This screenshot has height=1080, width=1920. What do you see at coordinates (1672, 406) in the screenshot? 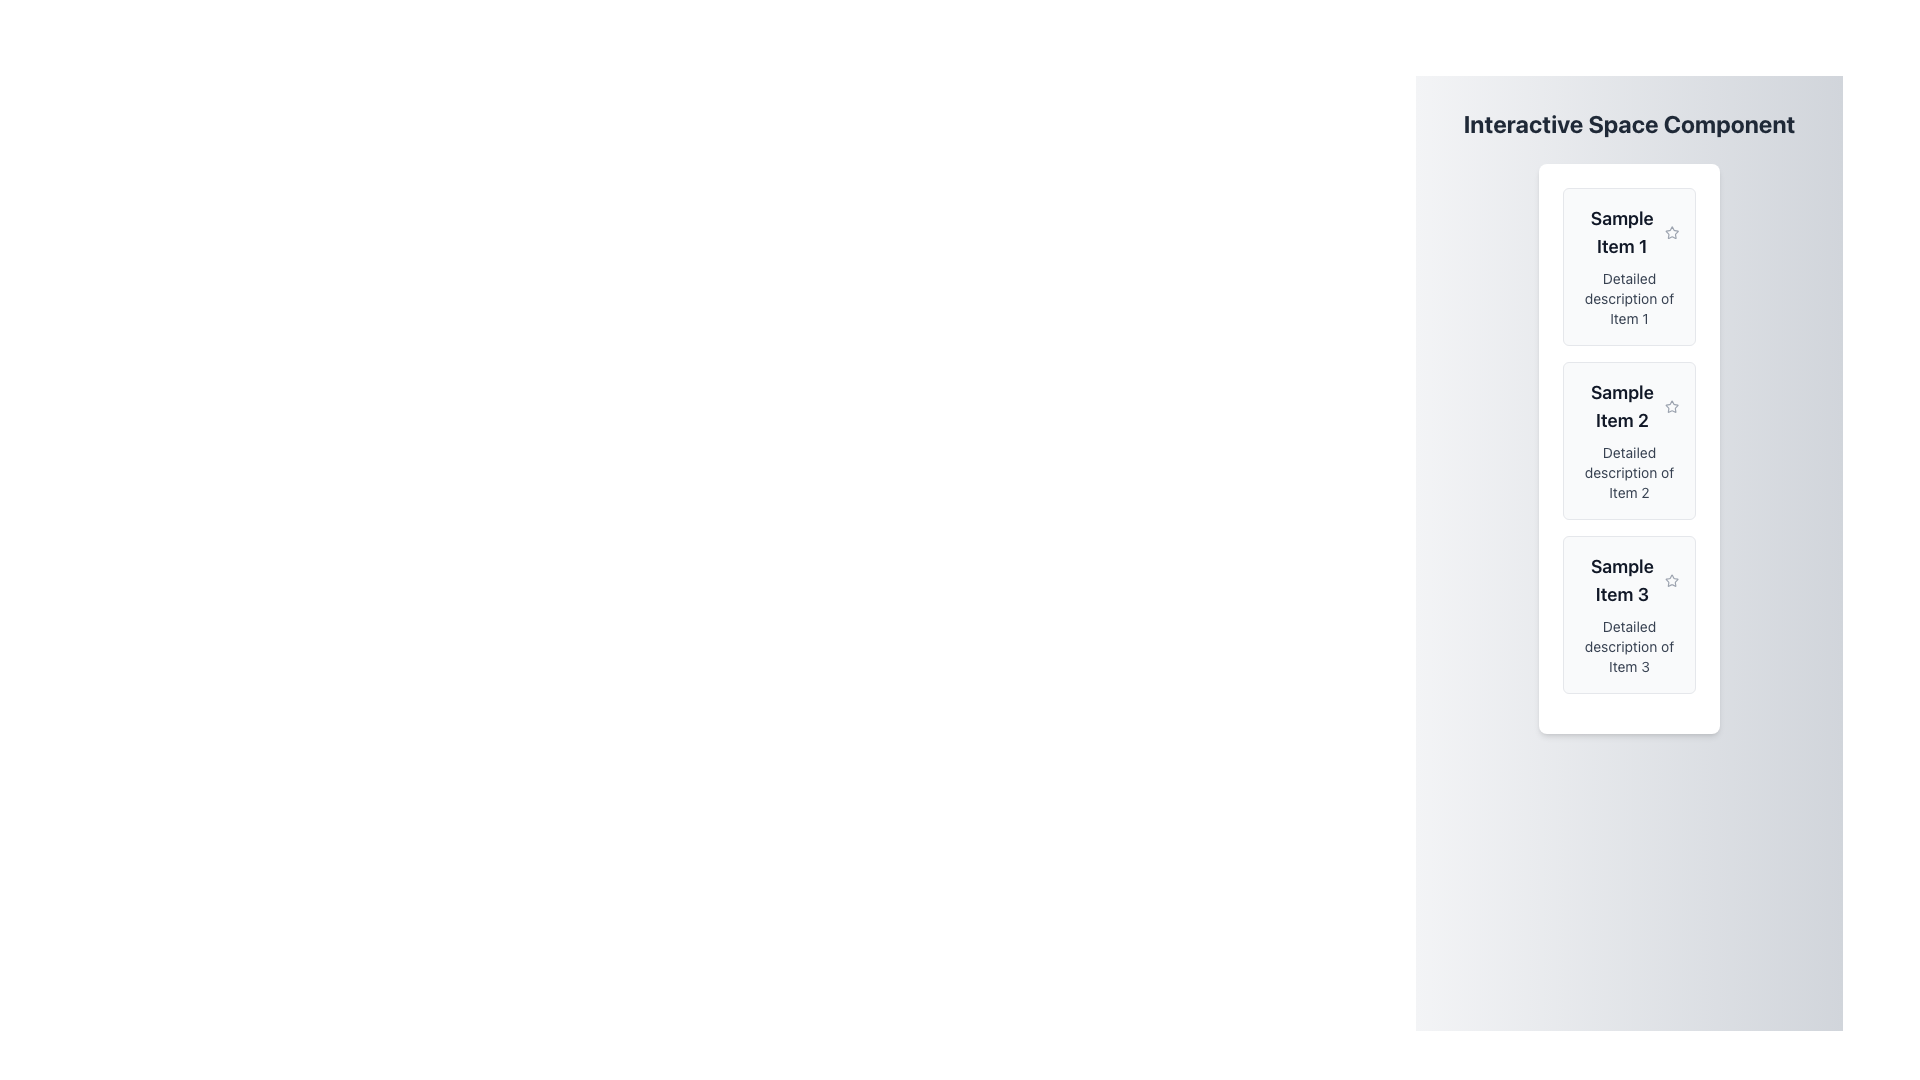
I see `the star icon located at the top-right corner of the card for 'Sample Item 2'` at bounding box center [1672, 406].